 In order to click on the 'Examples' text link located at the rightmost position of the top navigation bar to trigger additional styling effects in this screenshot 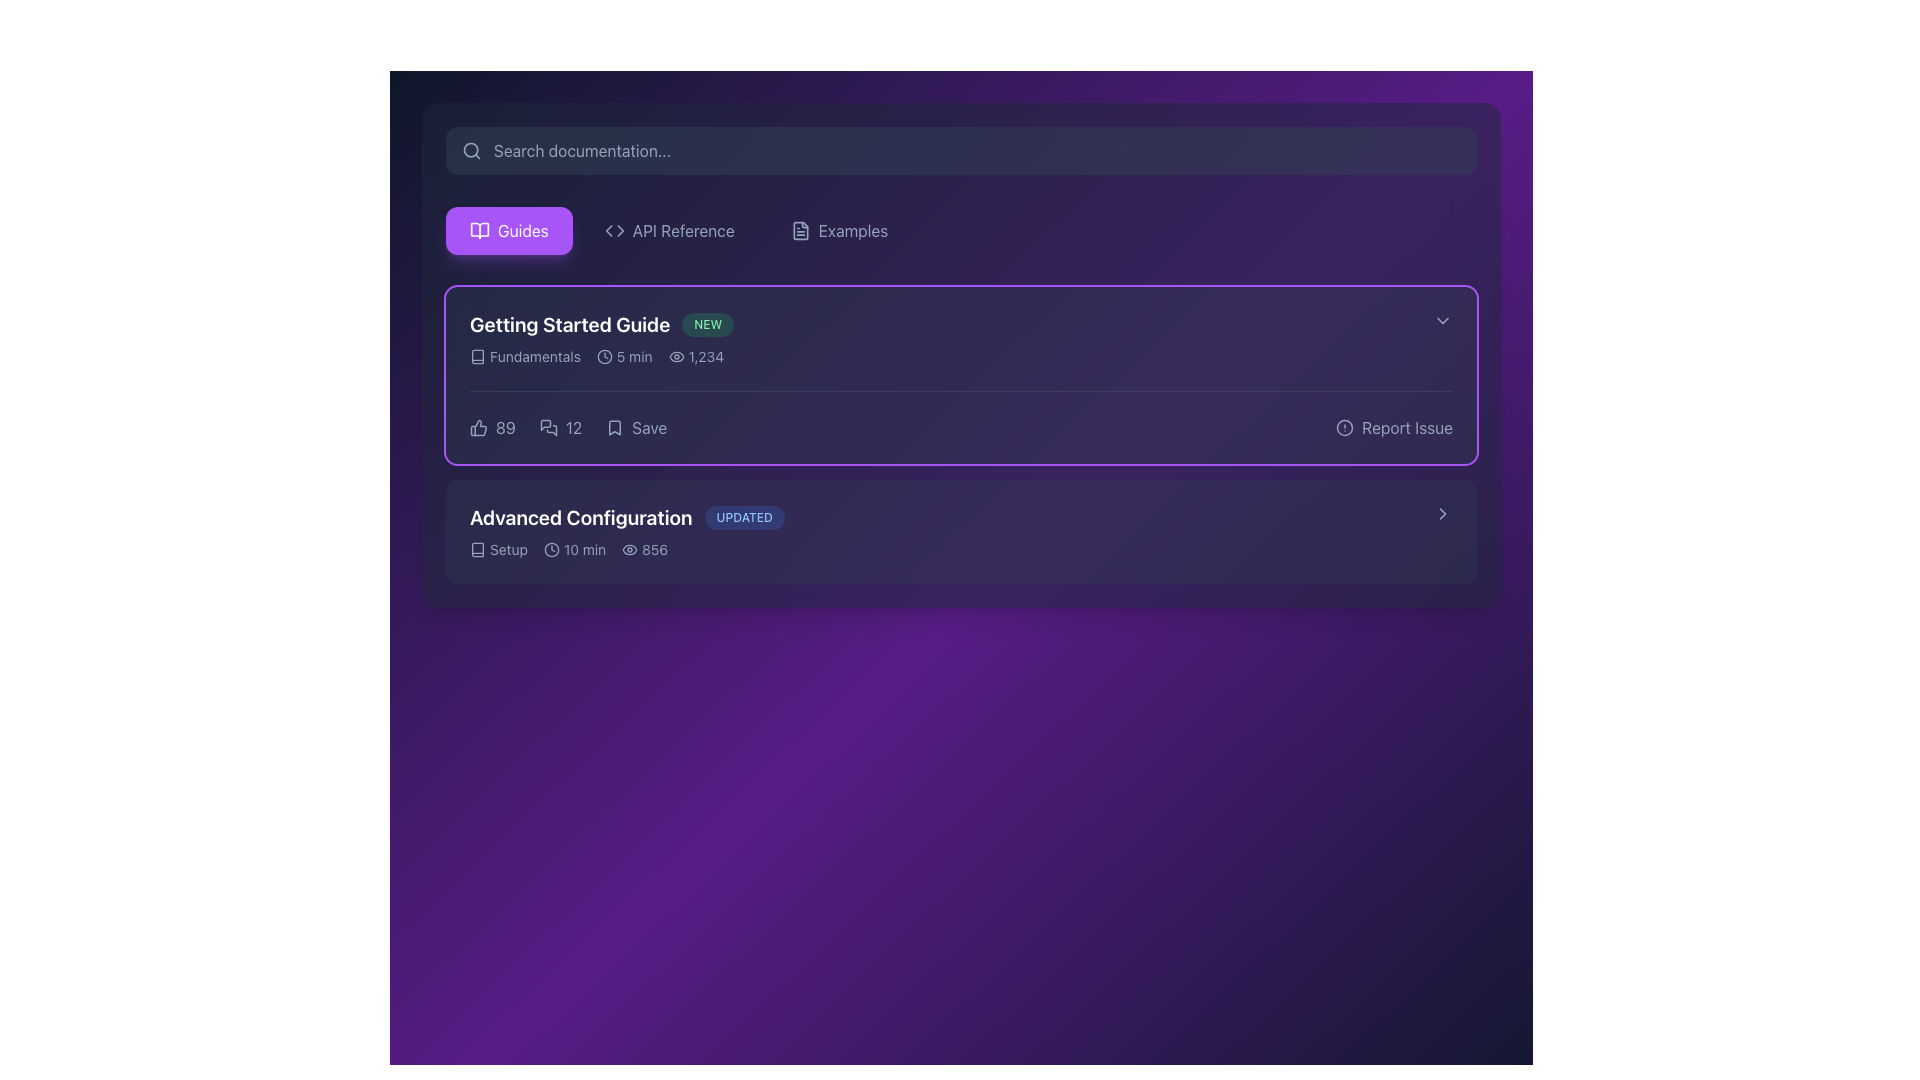, I will do `click(853, 230)`.